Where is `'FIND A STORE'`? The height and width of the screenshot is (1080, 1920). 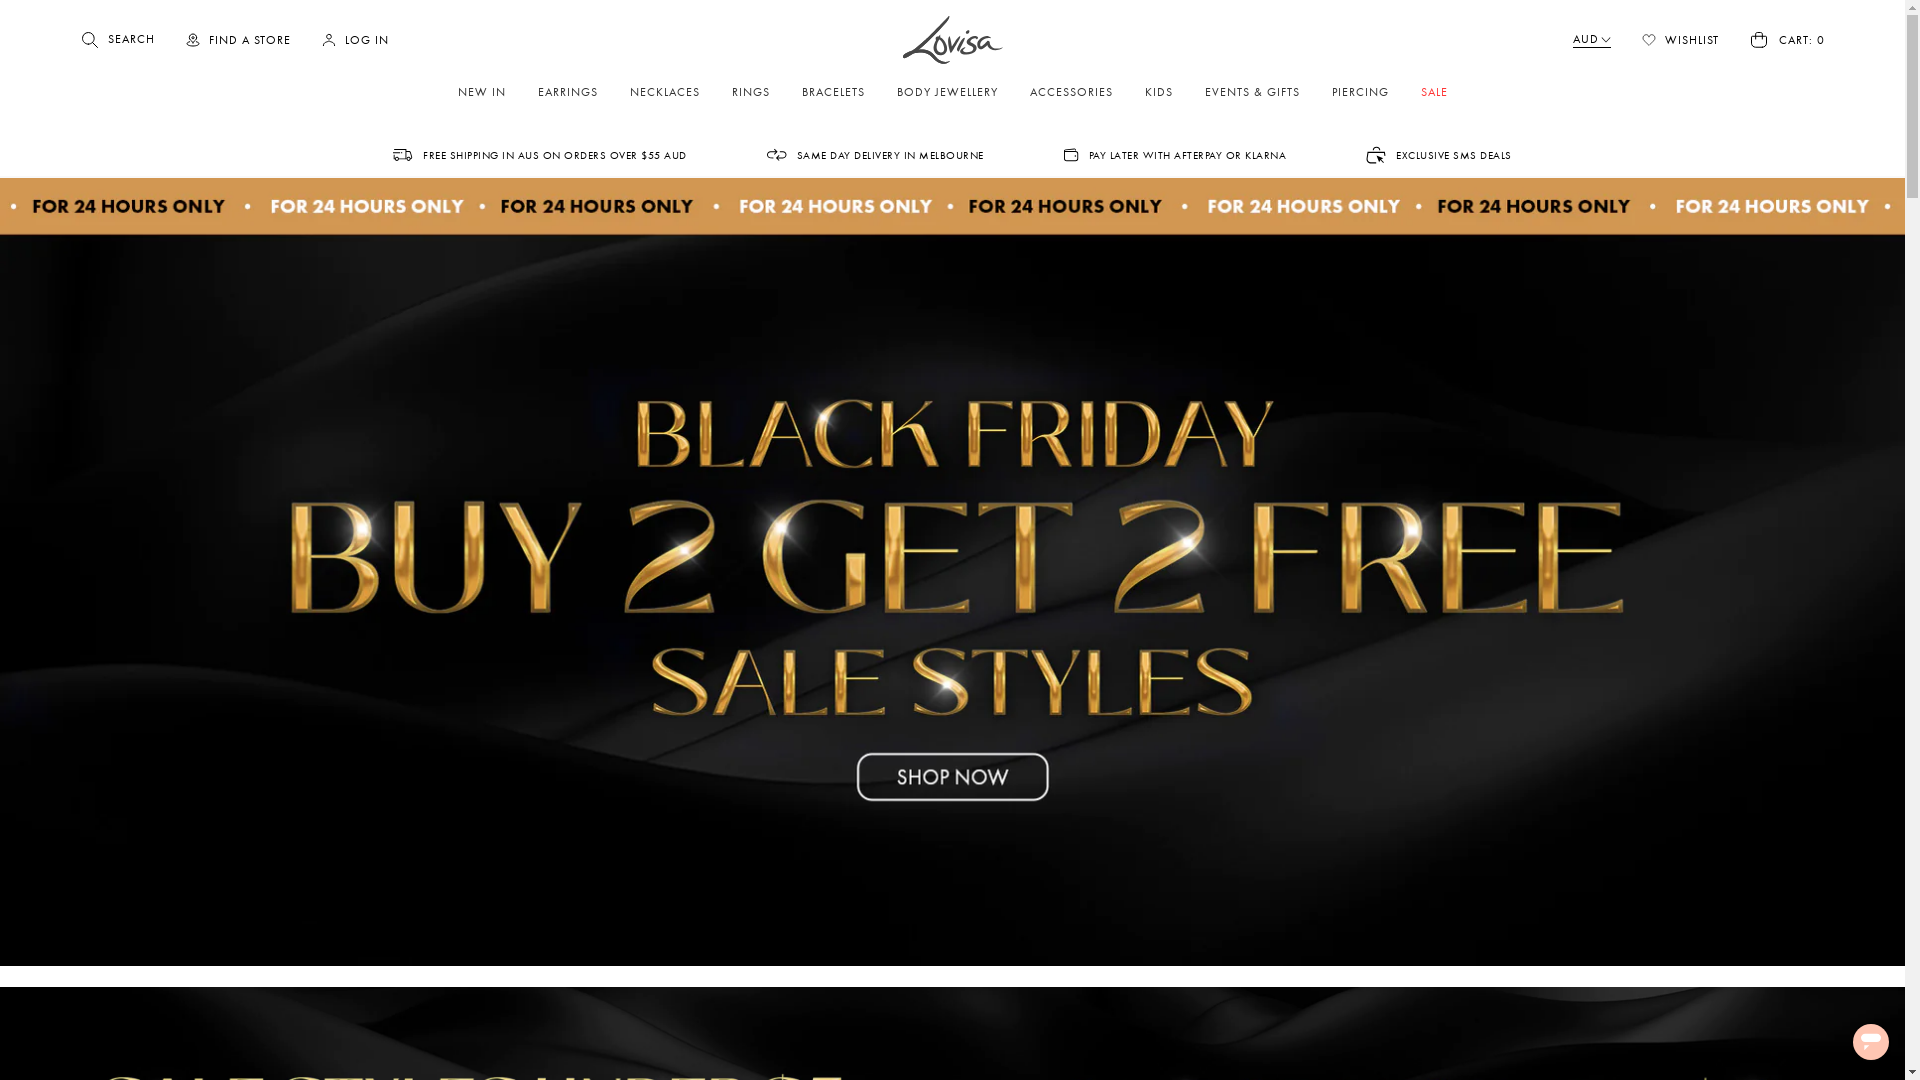 'FIND A STORE' is located at coordinates (238, 40).